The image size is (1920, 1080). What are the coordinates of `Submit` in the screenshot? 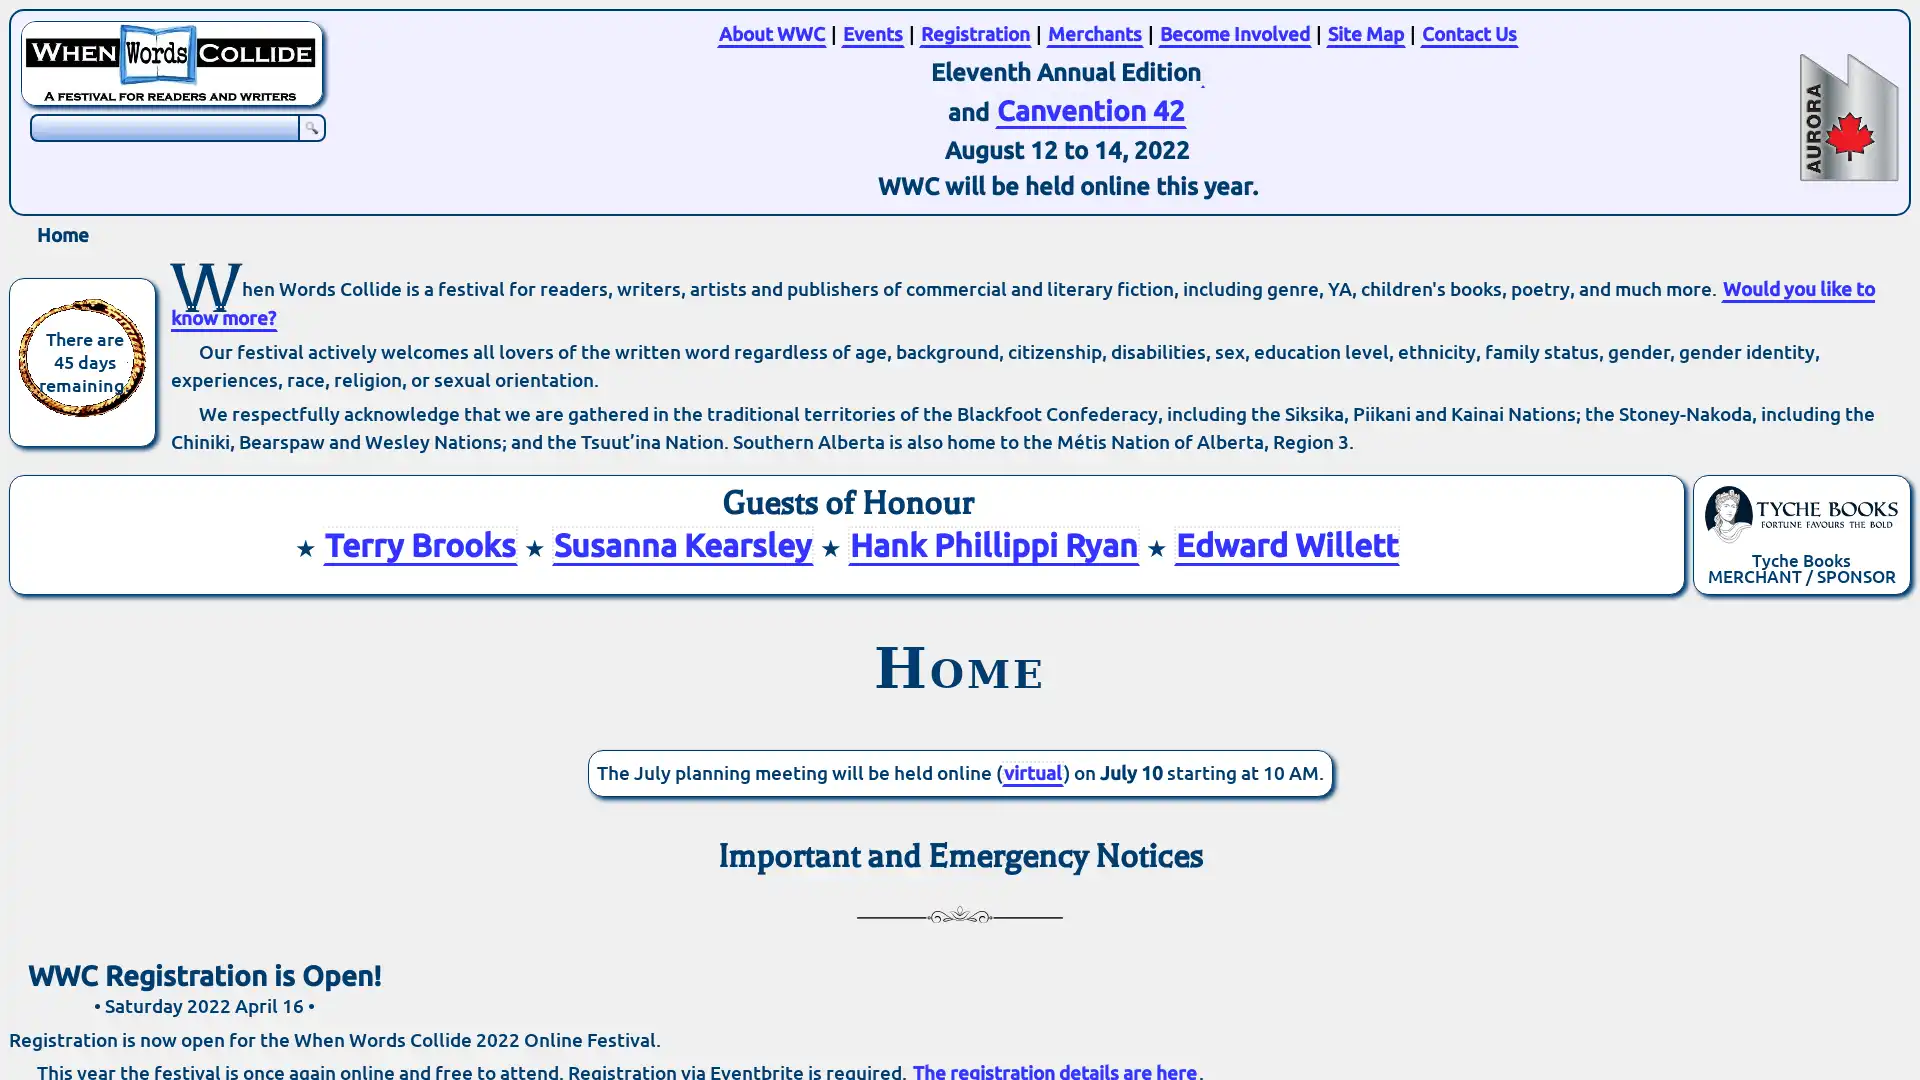 It's located at (311, 127).